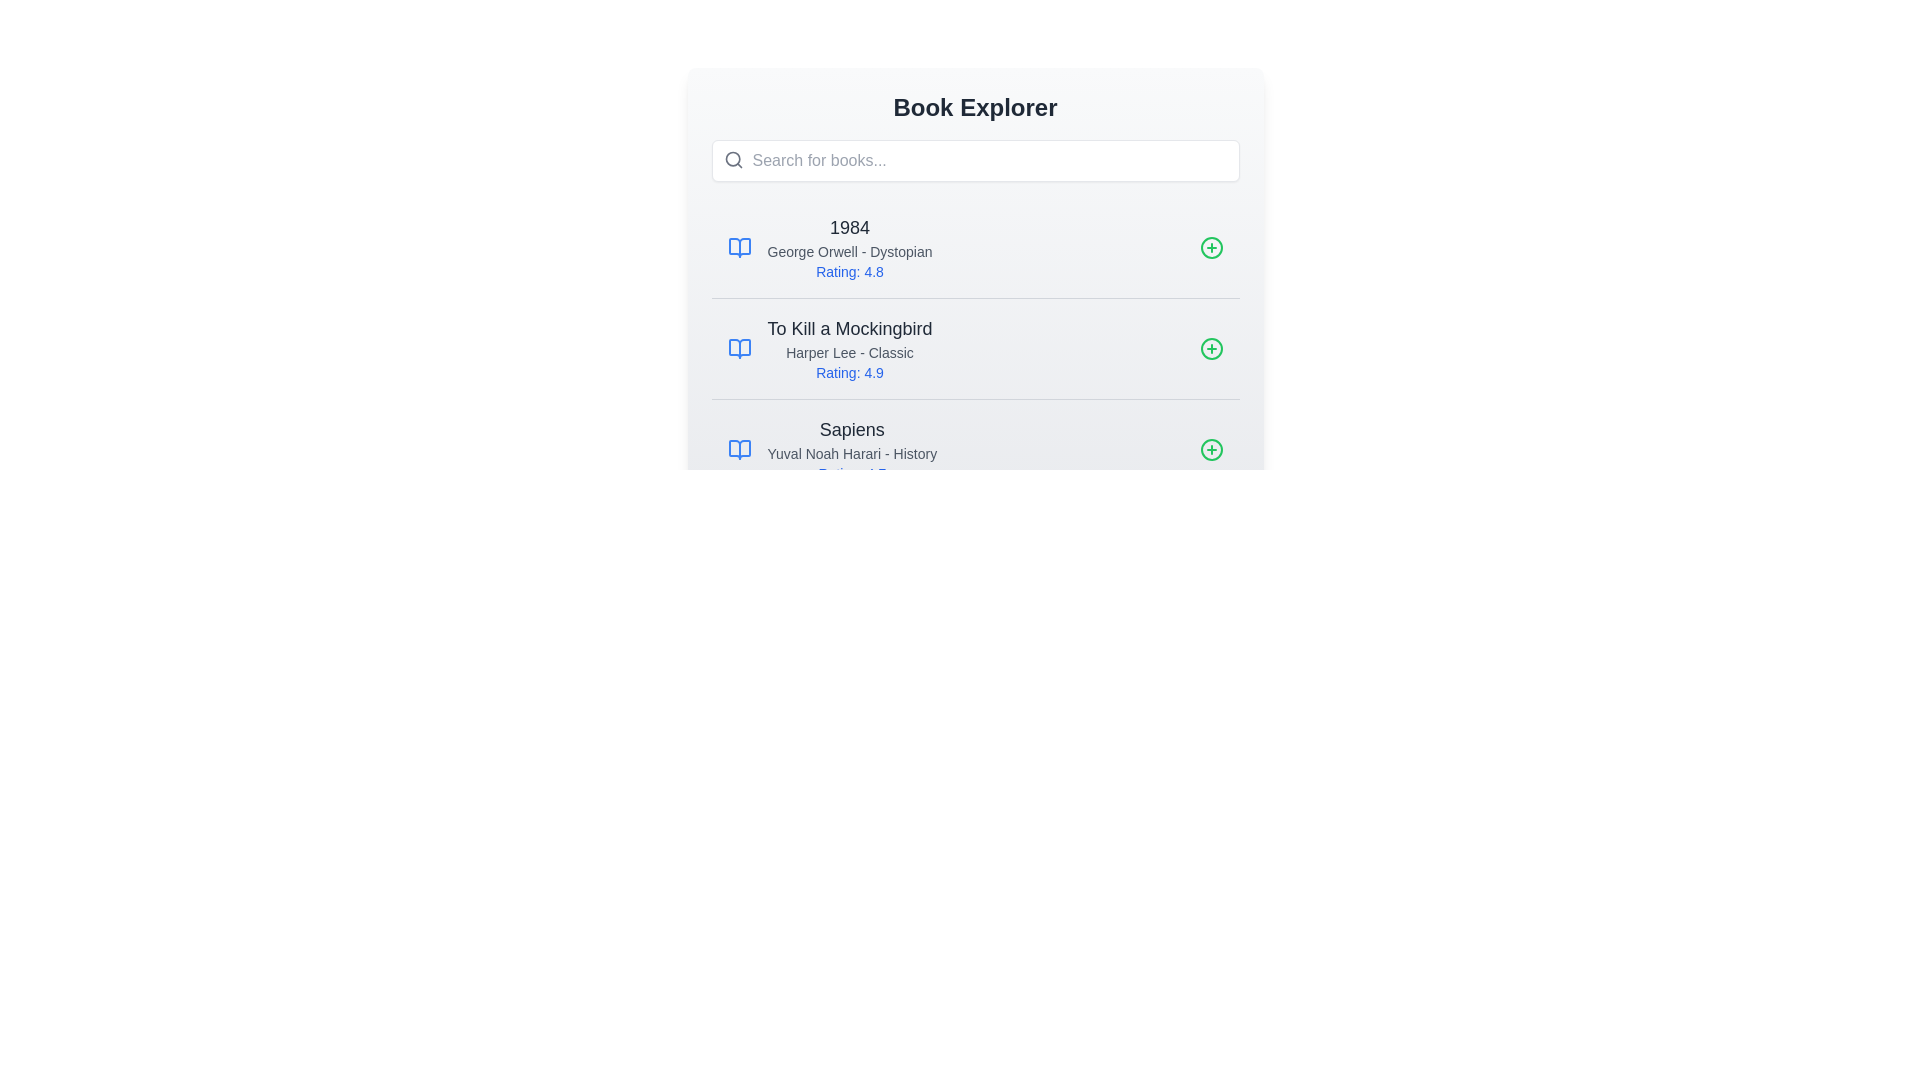 This screenshot has height=1080, width=1920. Describe the element at coordinates (738, 450) in the screenshot. I see `the open book icon representing the book 'Sapiens', located on the left side of the text 'SapiensYuval Noah Harari - HistoryRating: 4.7'` at that location.